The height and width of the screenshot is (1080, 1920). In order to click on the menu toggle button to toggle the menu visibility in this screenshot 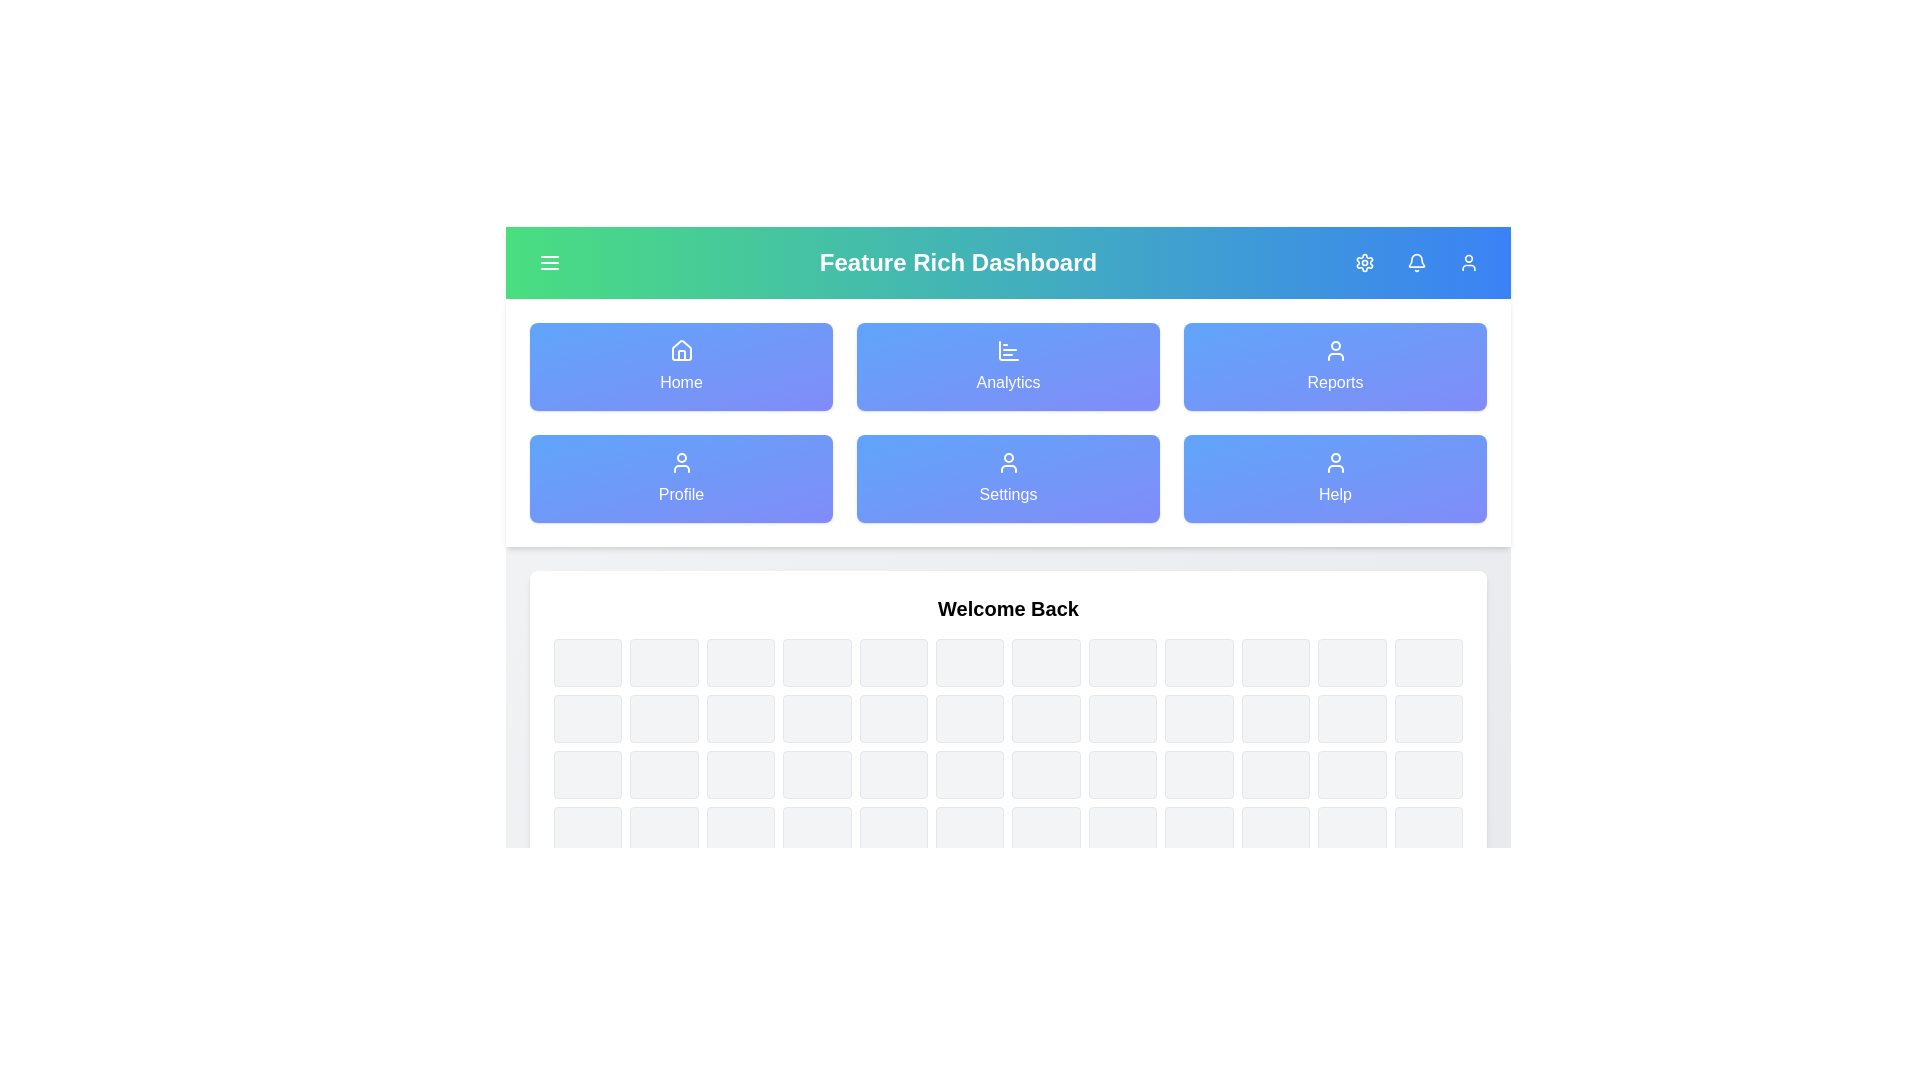, I will do `click(550, 261)`.